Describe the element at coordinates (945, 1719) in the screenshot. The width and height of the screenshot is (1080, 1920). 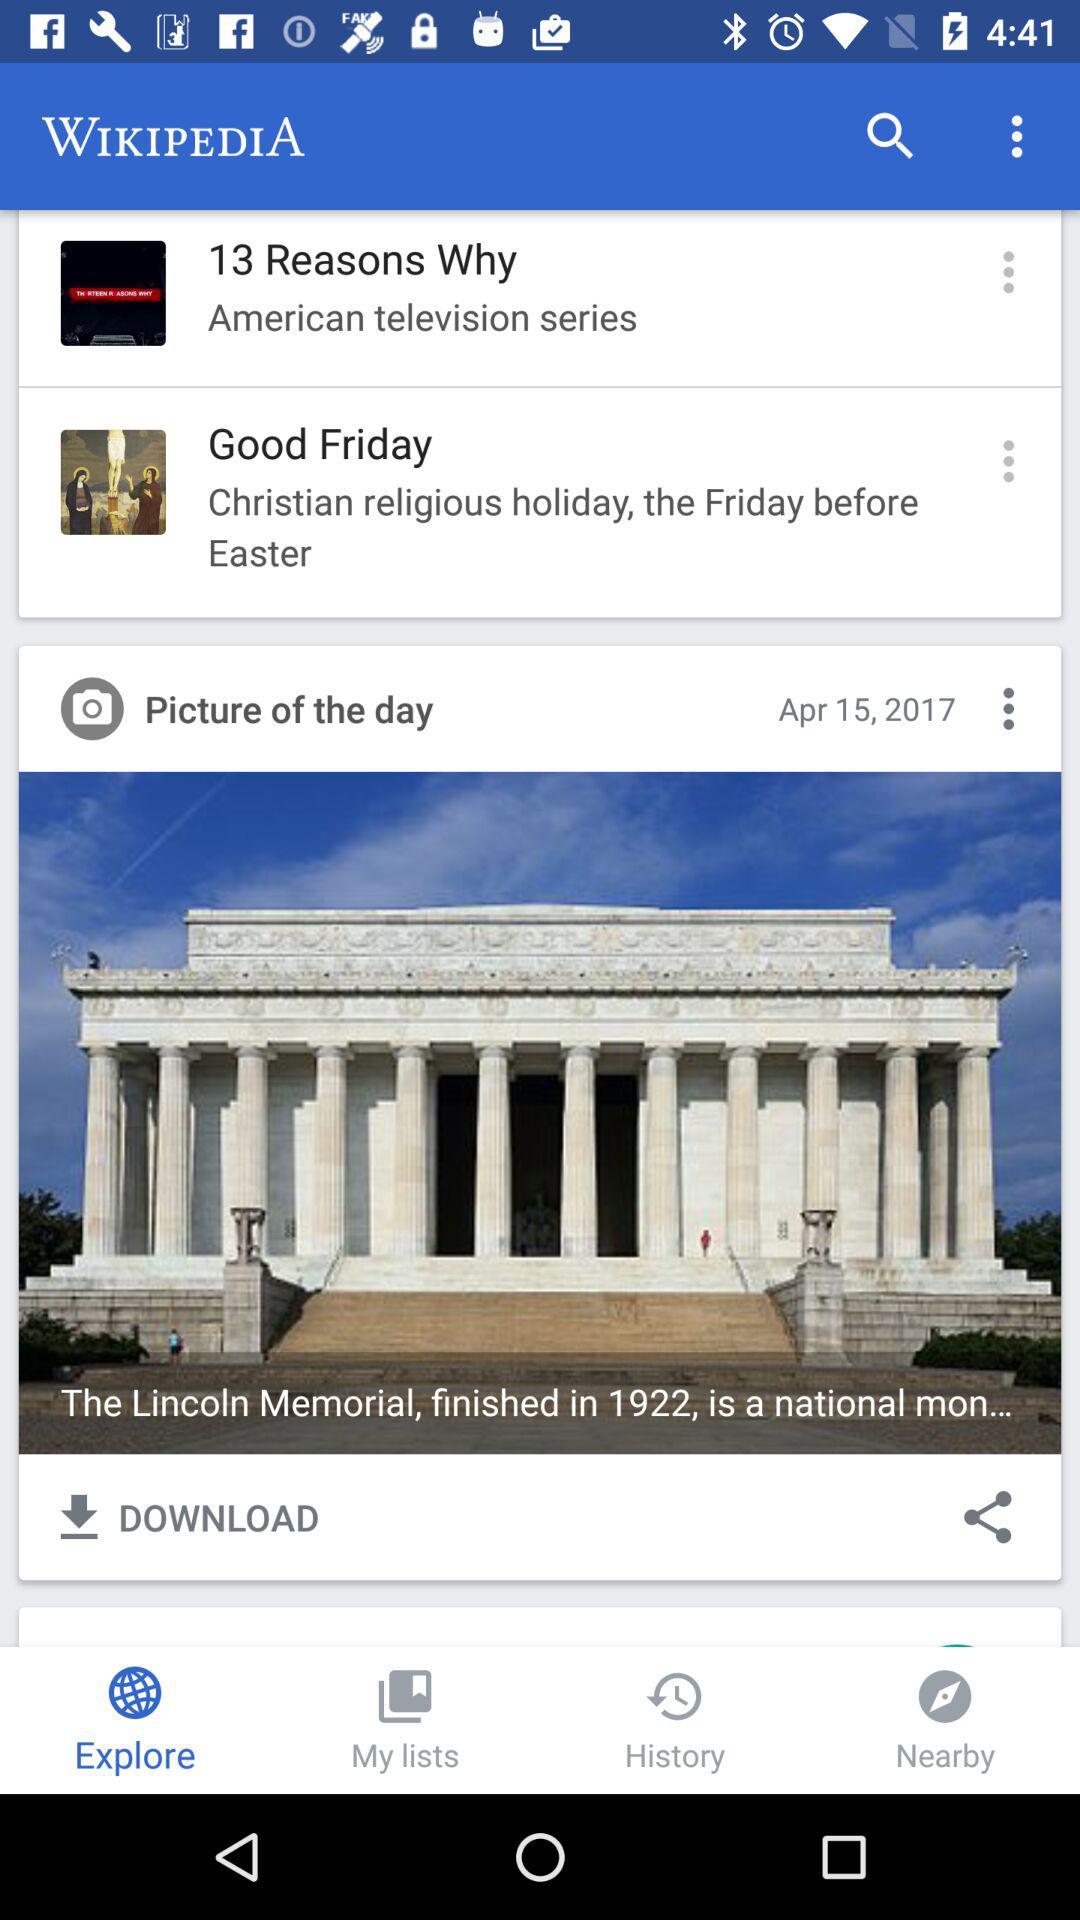
I see `near by` at that location.